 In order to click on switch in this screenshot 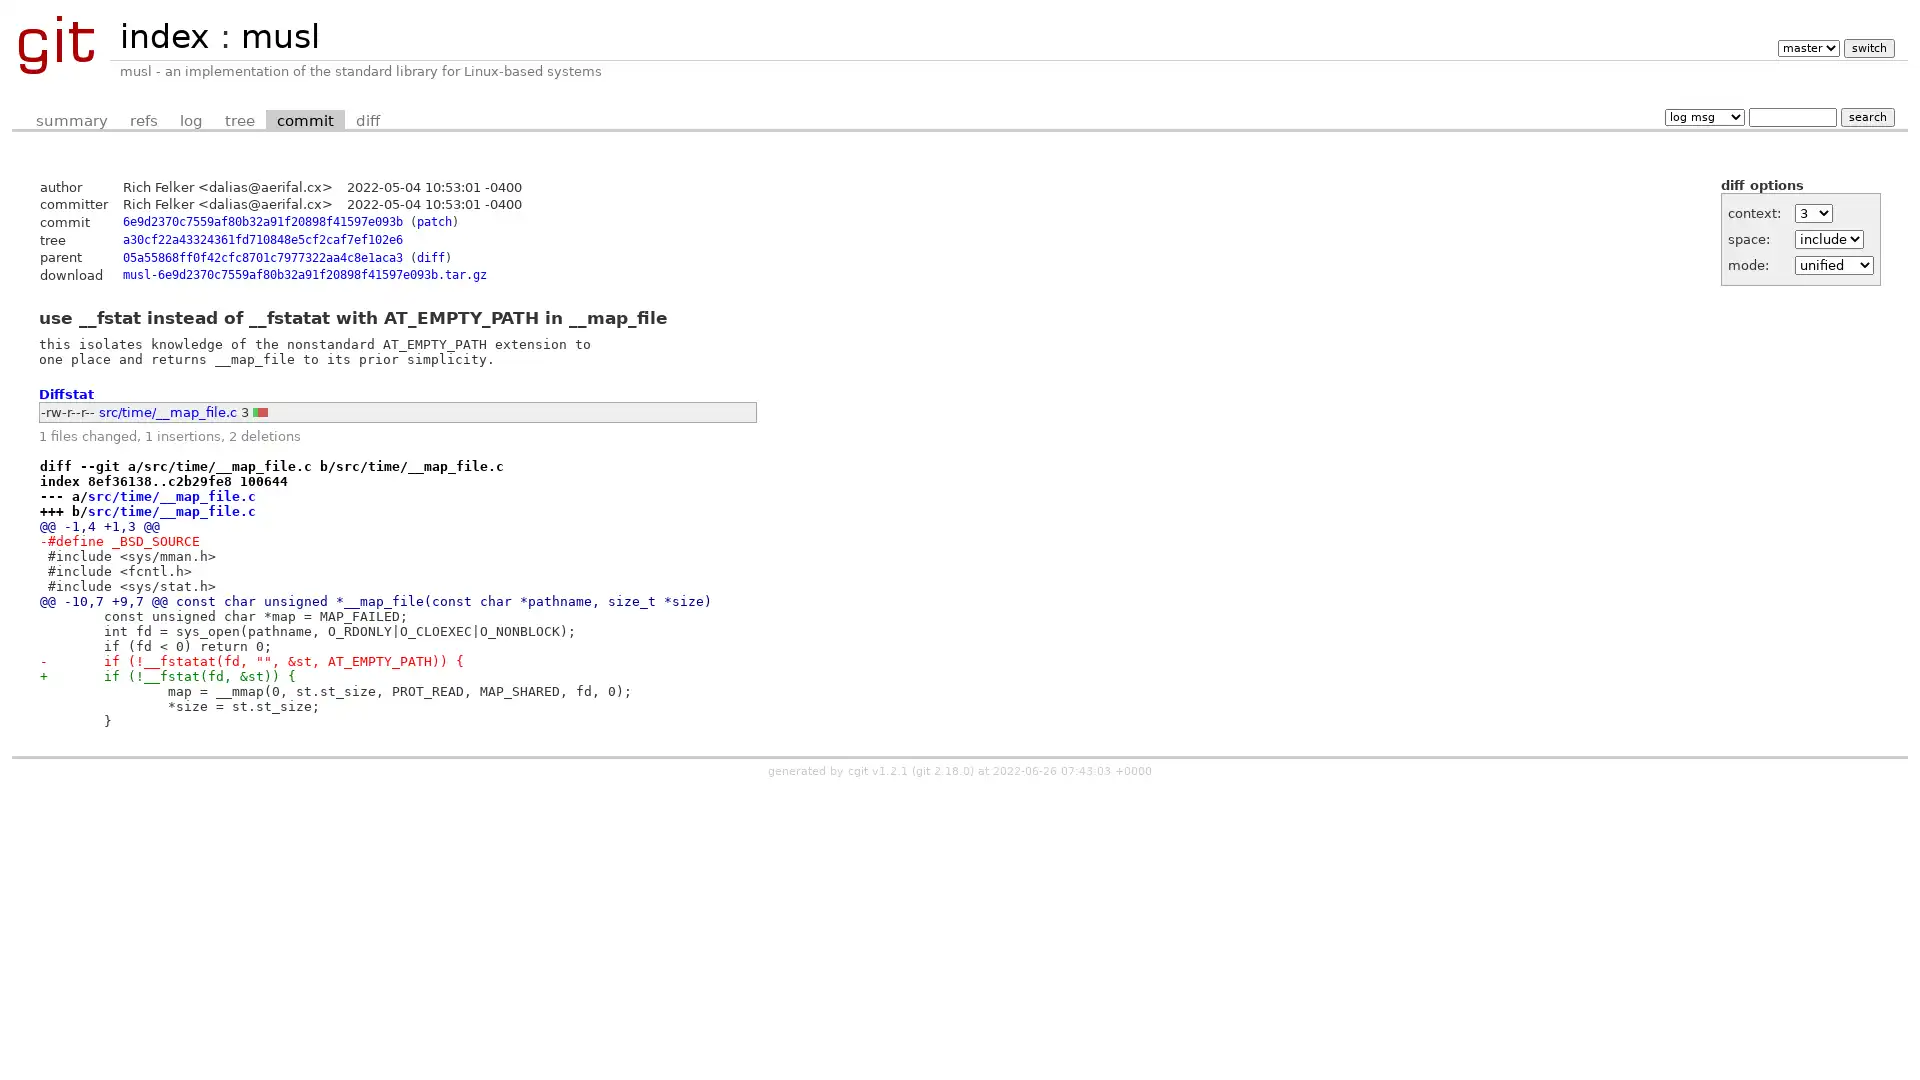, I will do `click(1867, 47)`.